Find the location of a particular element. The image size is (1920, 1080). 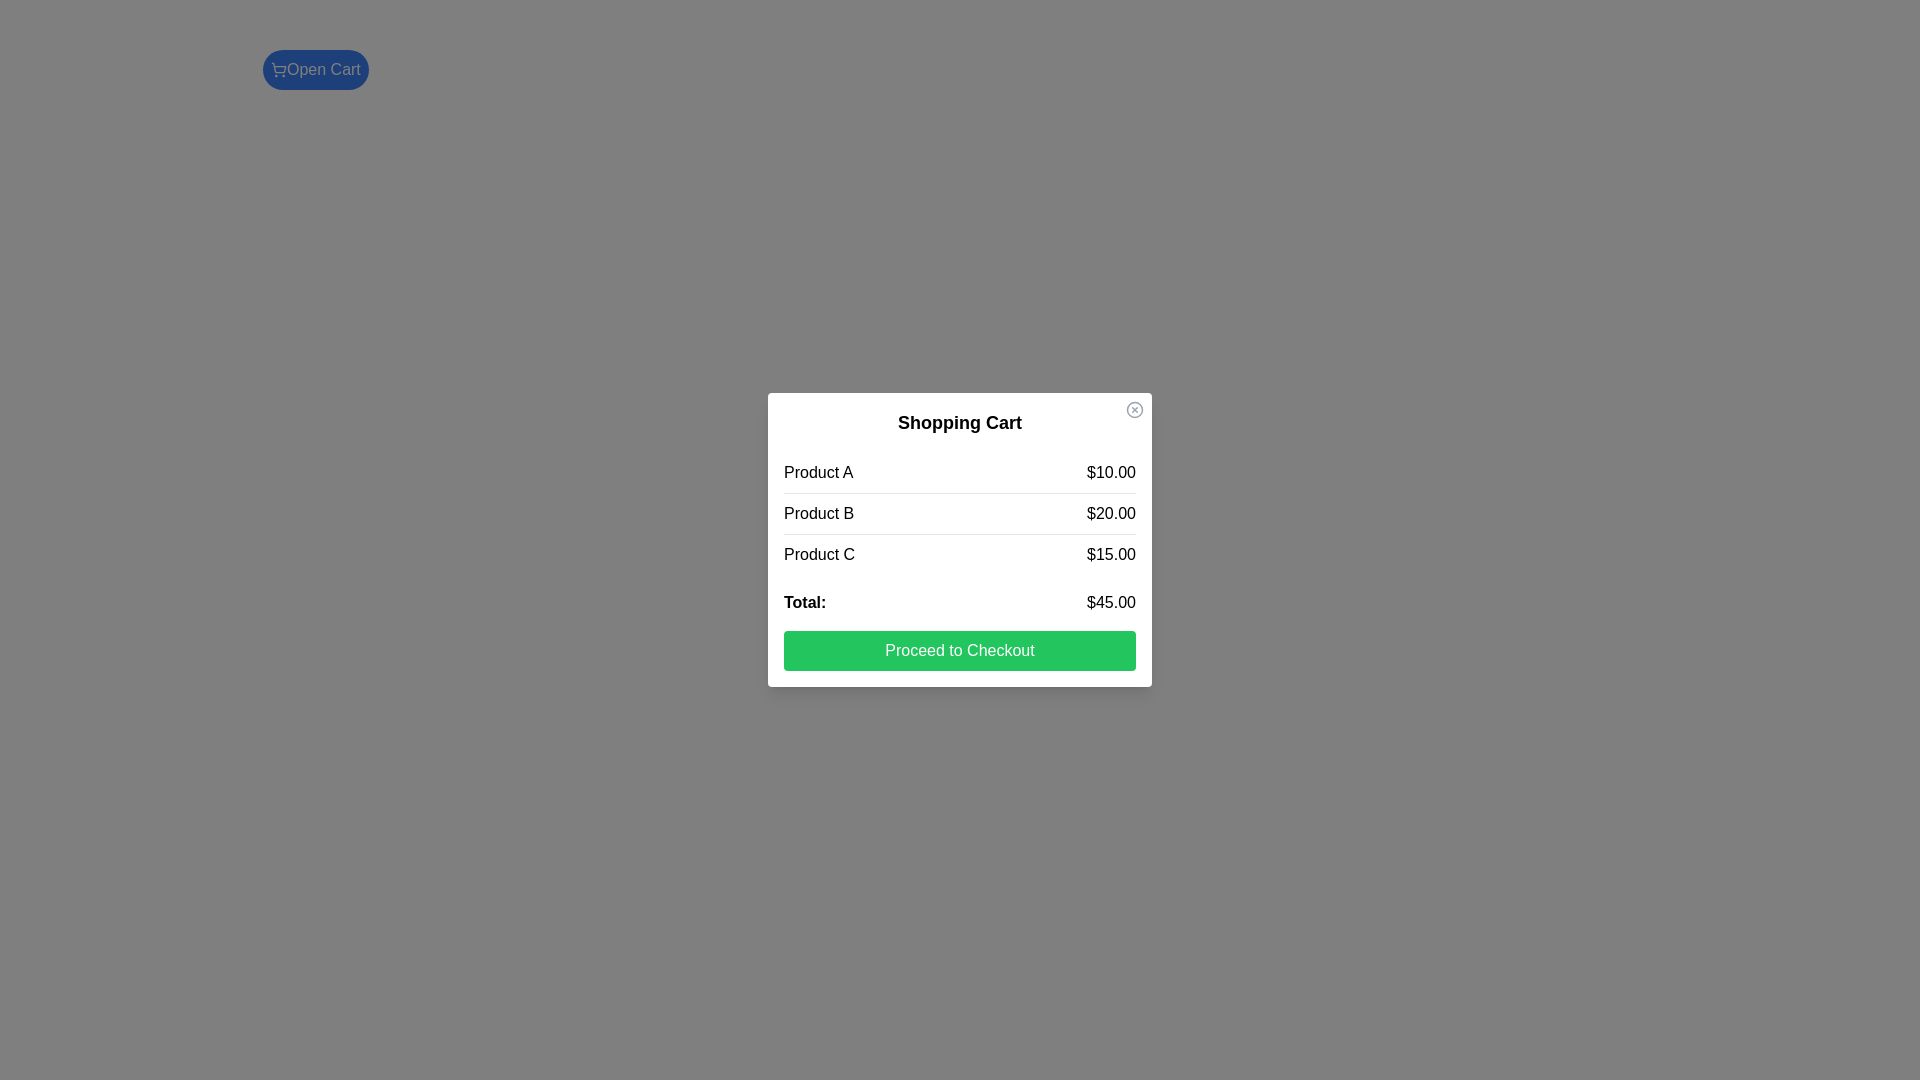

the outer circle of the cross-icon in the top-right corner of the shopping cart dialog by clicking on it is located at coordinates (1134, 408).